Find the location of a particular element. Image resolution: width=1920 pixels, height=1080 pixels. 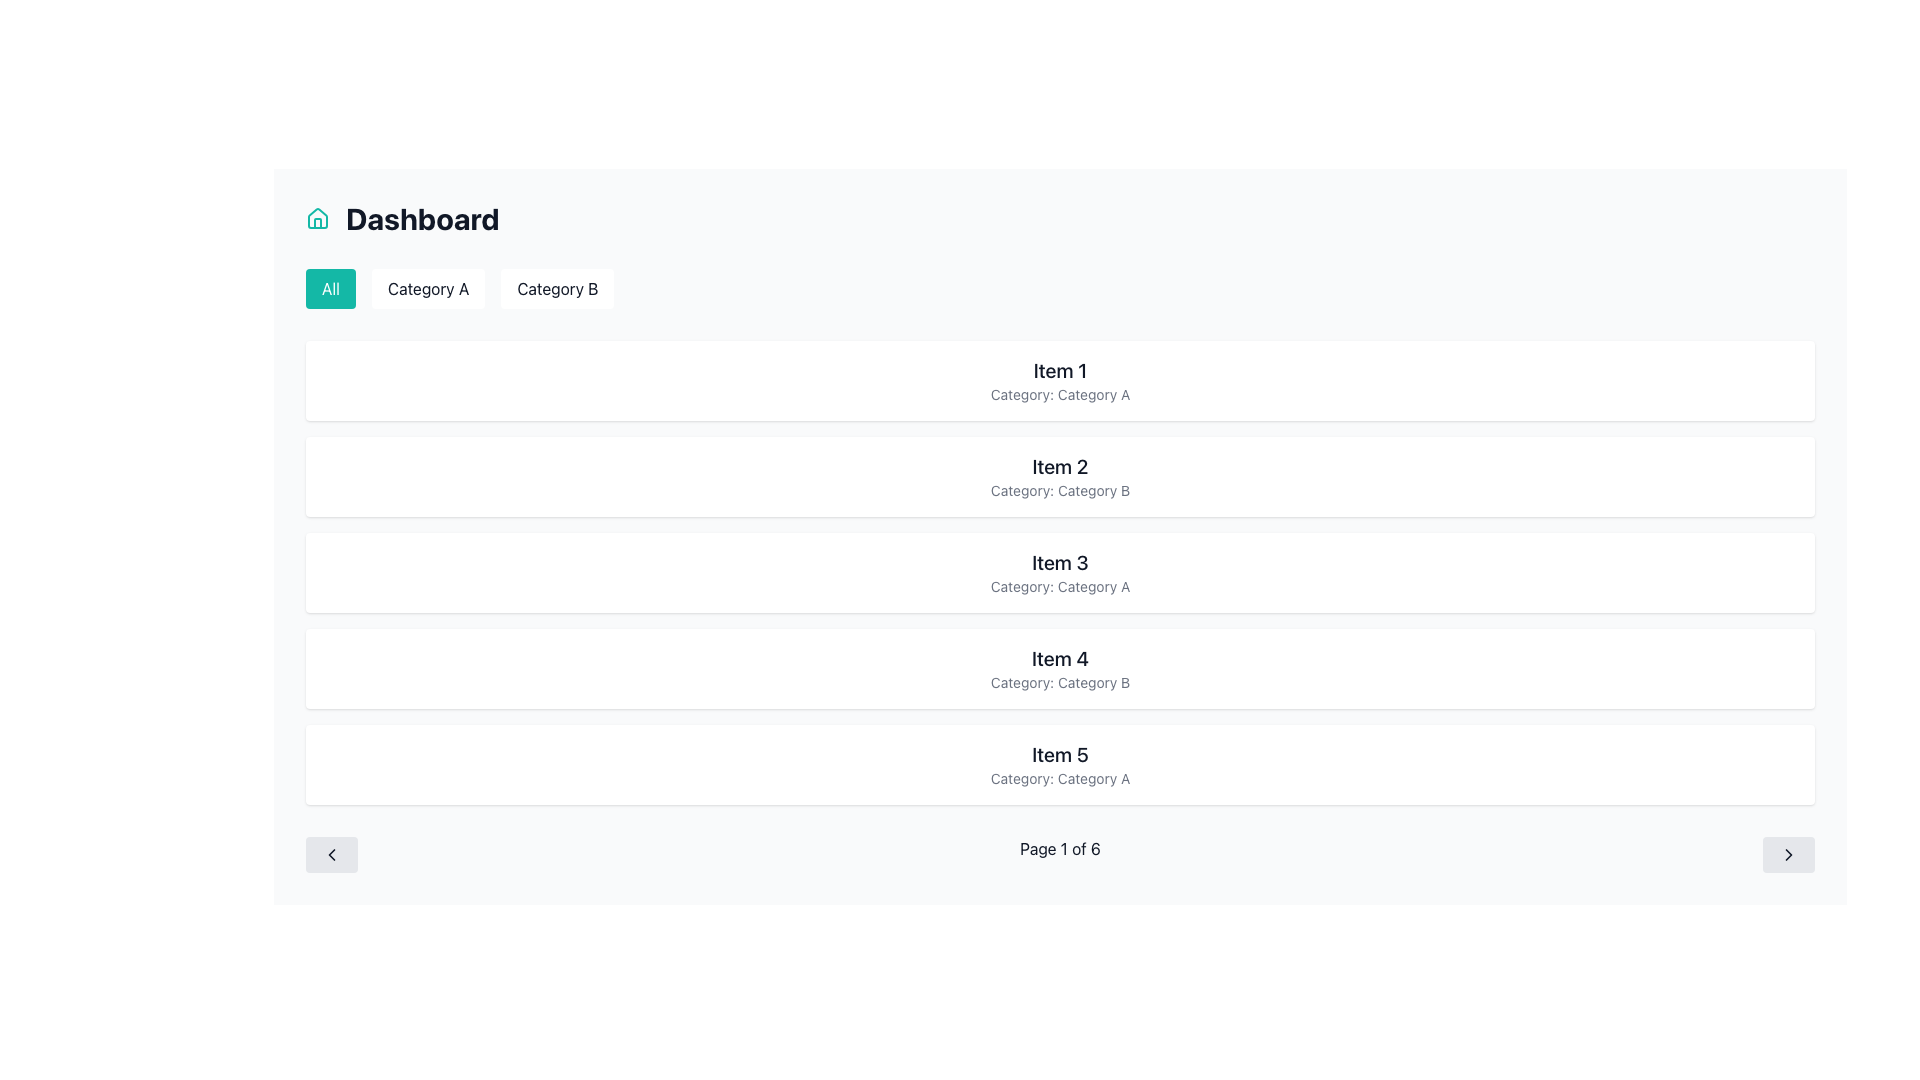

the text label reading 'Category: Category B' which is styled in gray color and located below 'Item 4' inside a white card is located at coordinates (1059, 681).